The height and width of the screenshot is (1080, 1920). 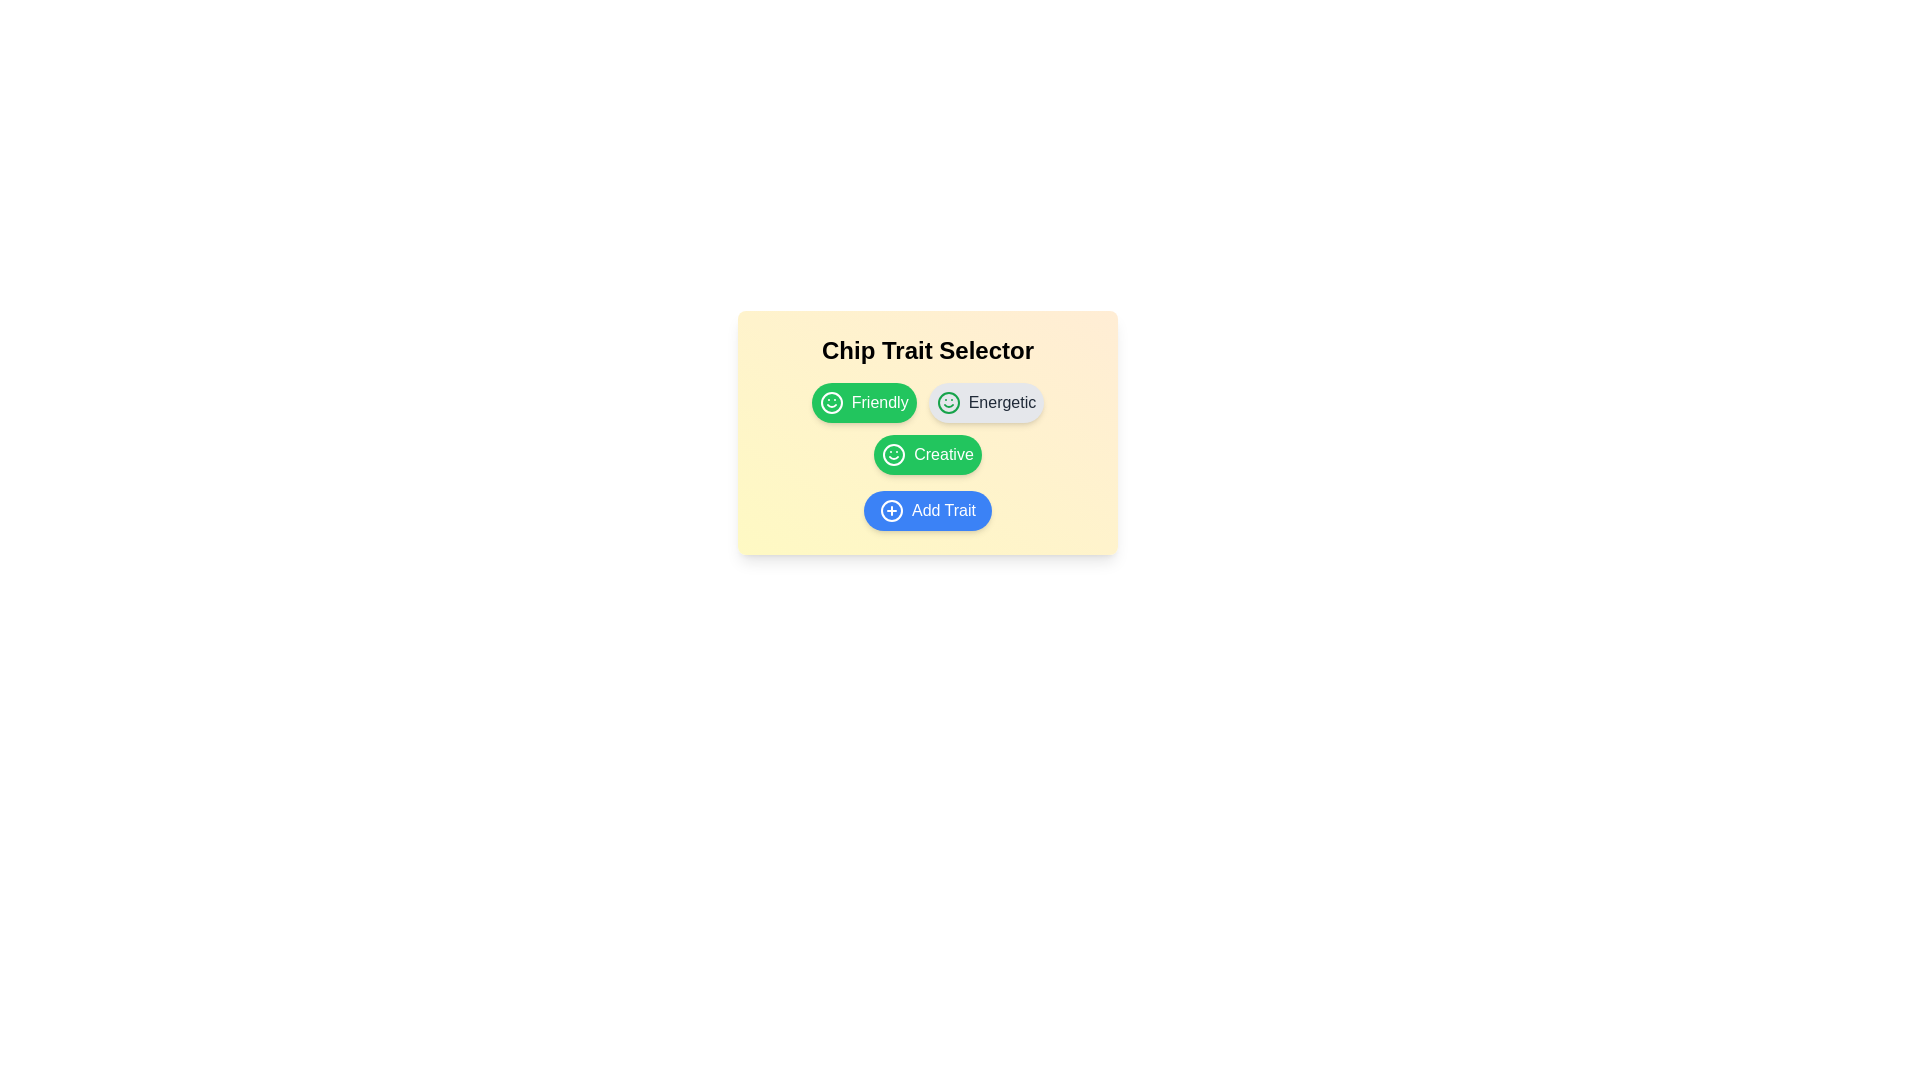 What do you see at coordinates (864, 402) in the screenshot?
I see `the chip labeled Friendly to observe its hover effect` at bounding box center [864, 402].